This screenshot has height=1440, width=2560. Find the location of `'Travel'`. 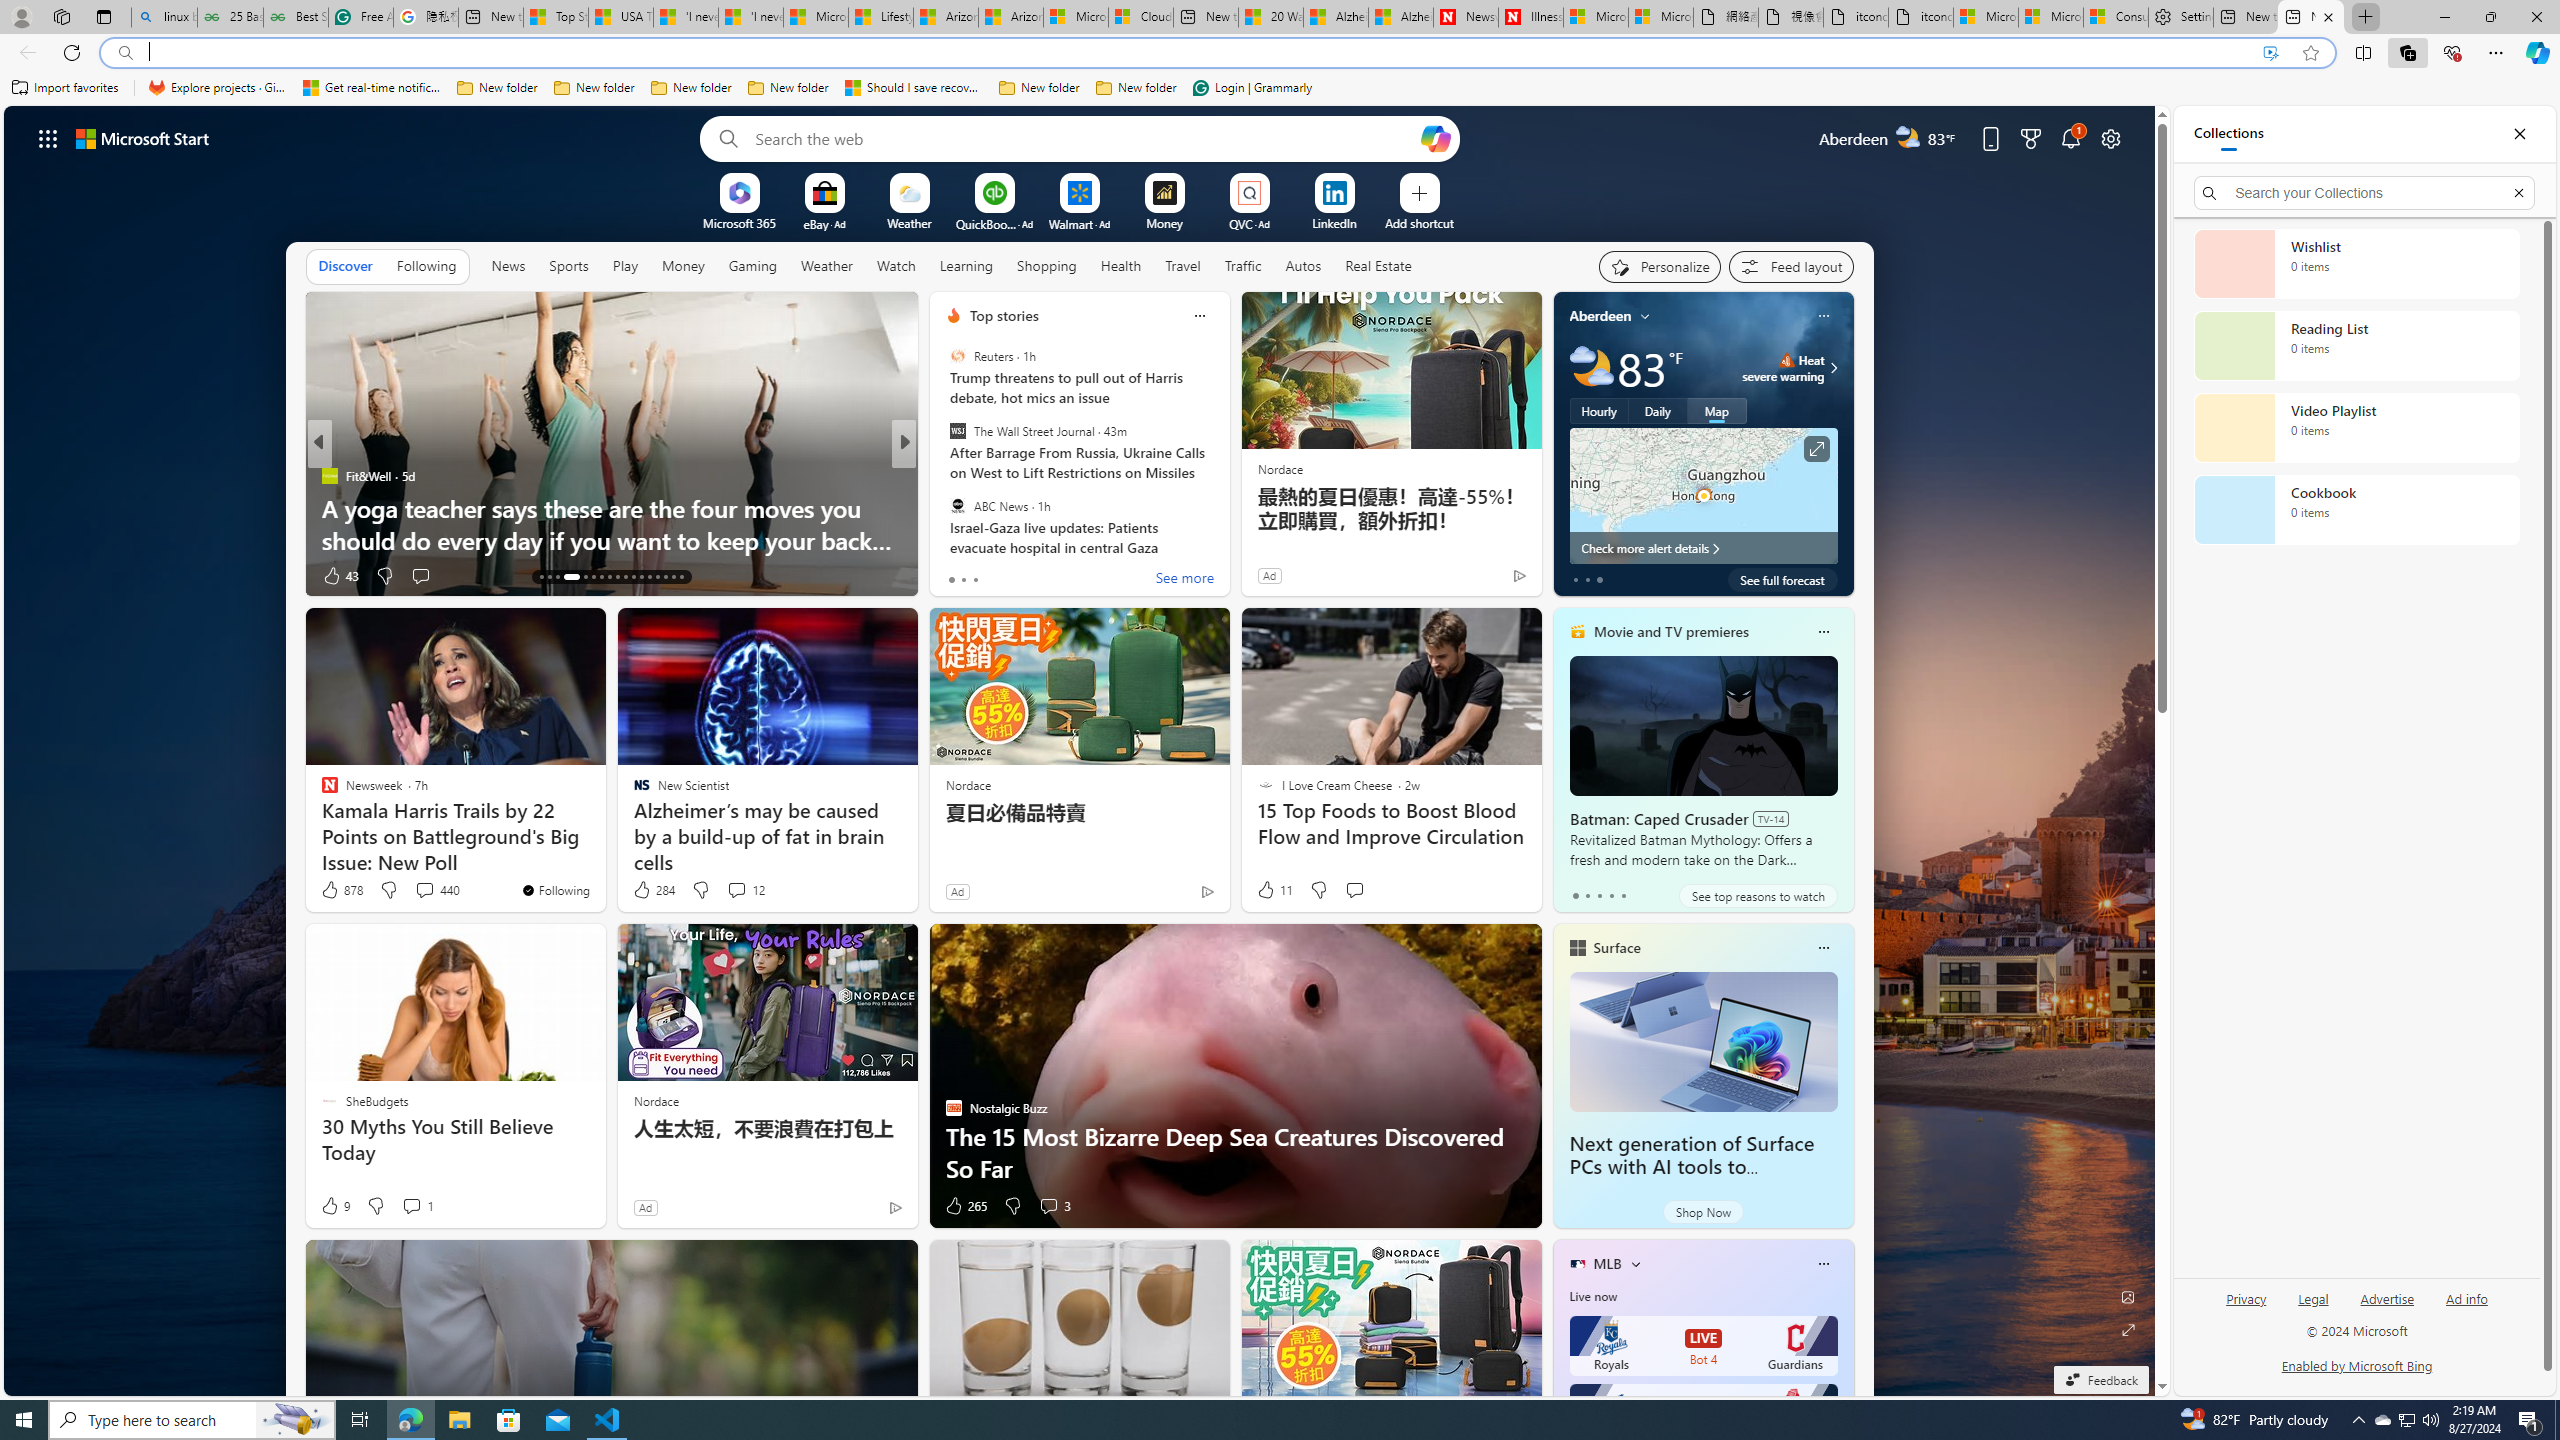

'Travel' is located at coordinates (1182, 264).